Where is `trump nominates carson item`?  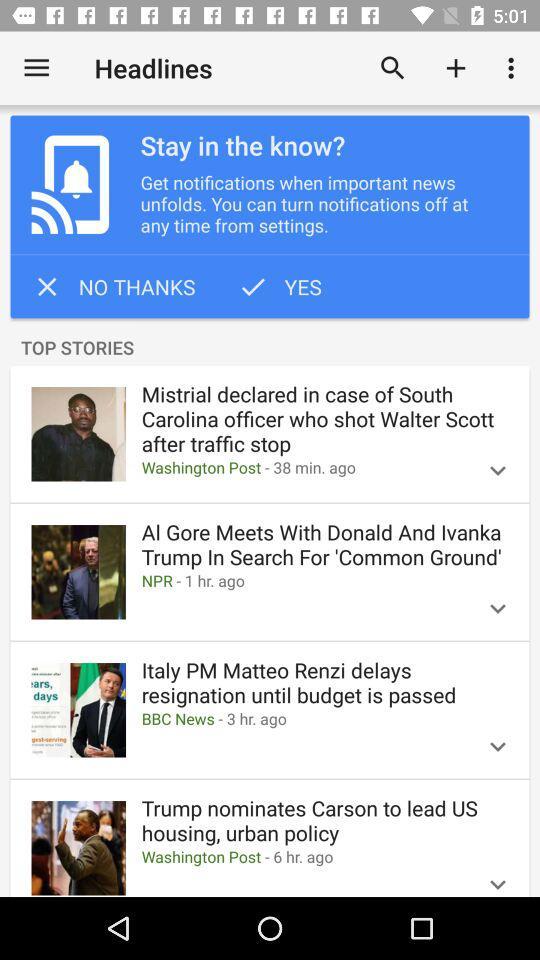 trump nominates carson item is located at coordinates (325, 821).